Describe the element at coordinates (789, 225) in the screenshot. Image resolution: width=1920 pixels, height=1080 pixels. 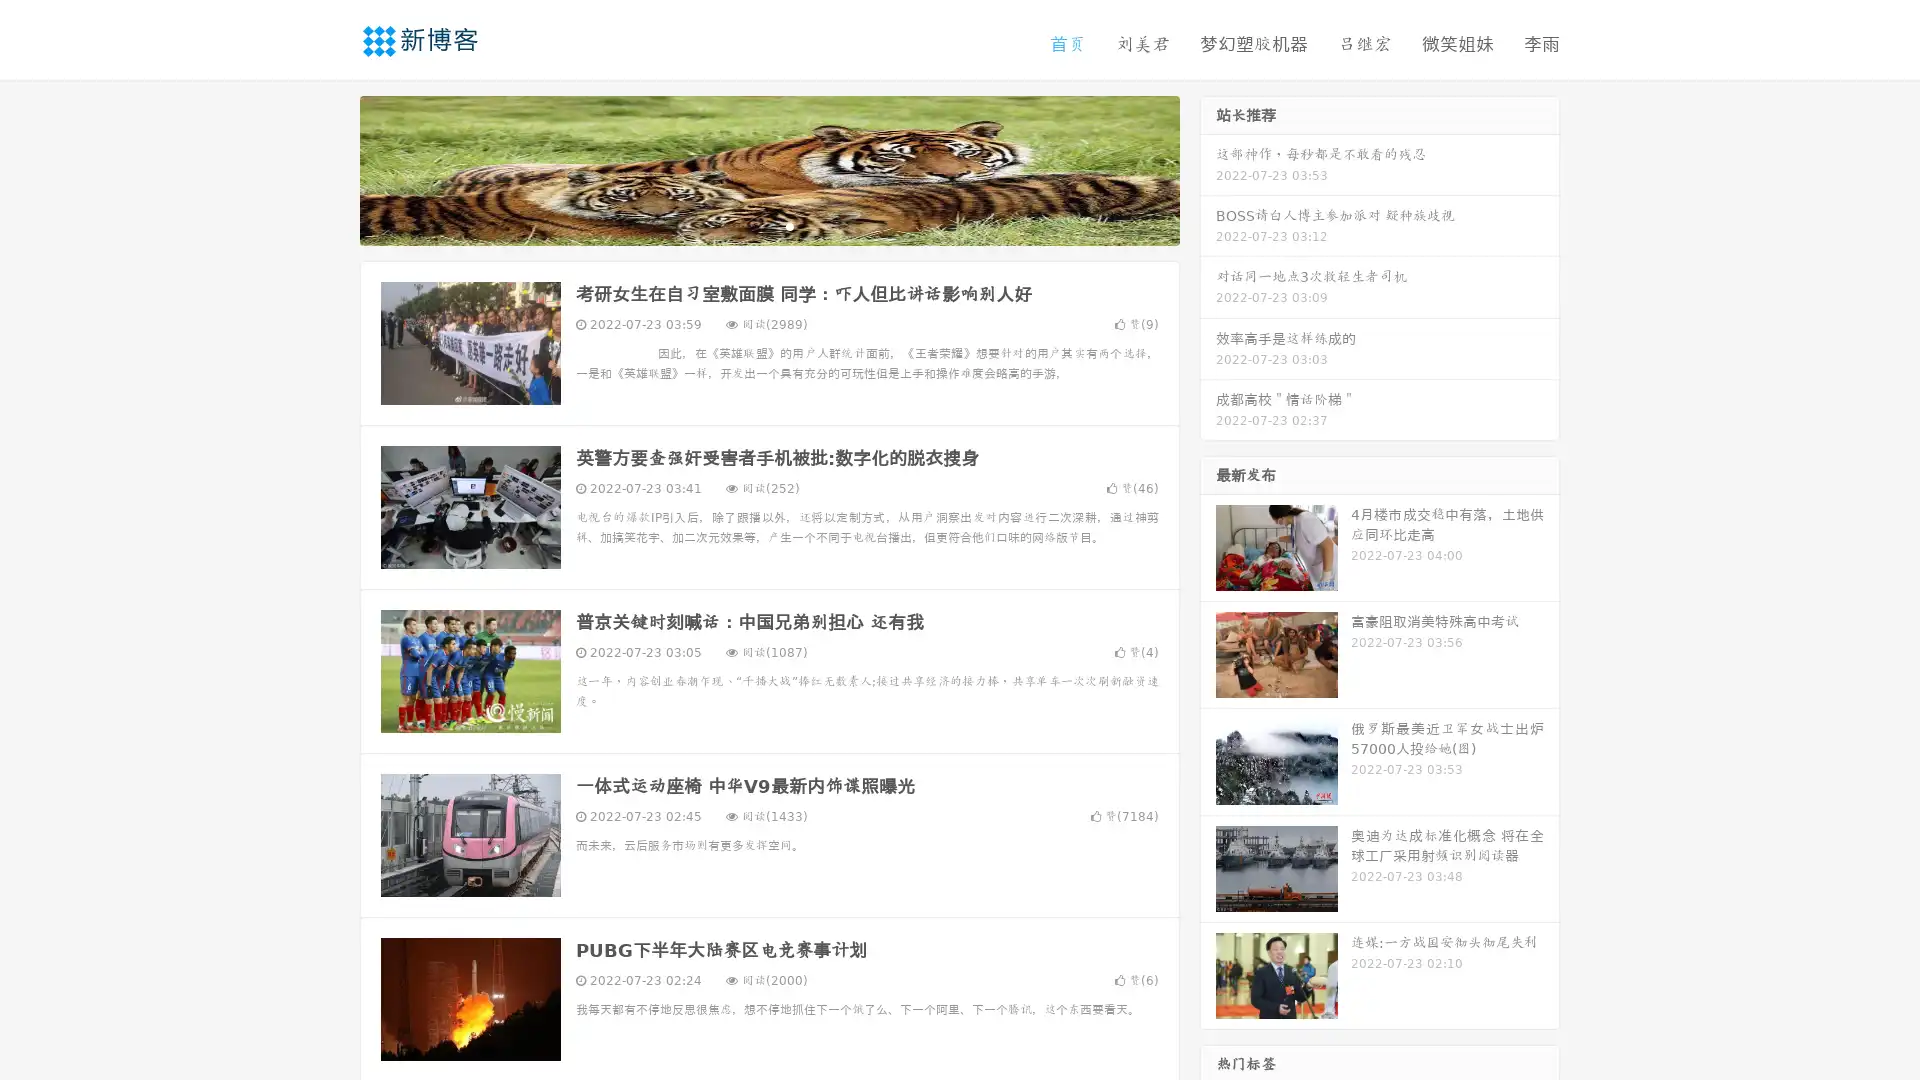
I see `Go to slide 3` at that location.